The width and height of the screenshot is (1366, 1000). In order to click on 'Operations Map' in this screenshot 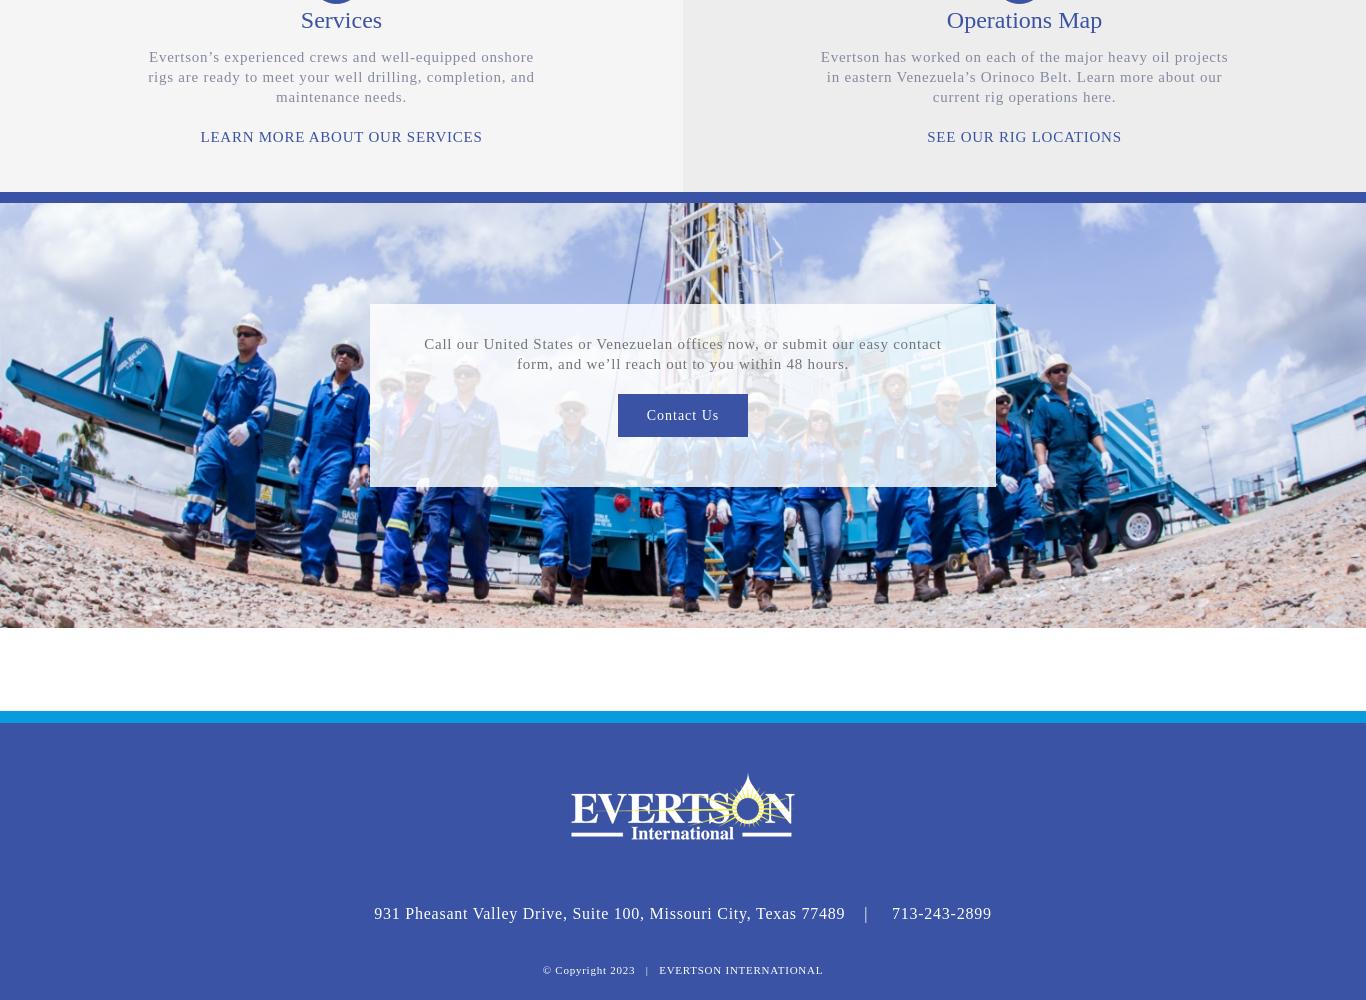, I will do `click(1023, 19)`.